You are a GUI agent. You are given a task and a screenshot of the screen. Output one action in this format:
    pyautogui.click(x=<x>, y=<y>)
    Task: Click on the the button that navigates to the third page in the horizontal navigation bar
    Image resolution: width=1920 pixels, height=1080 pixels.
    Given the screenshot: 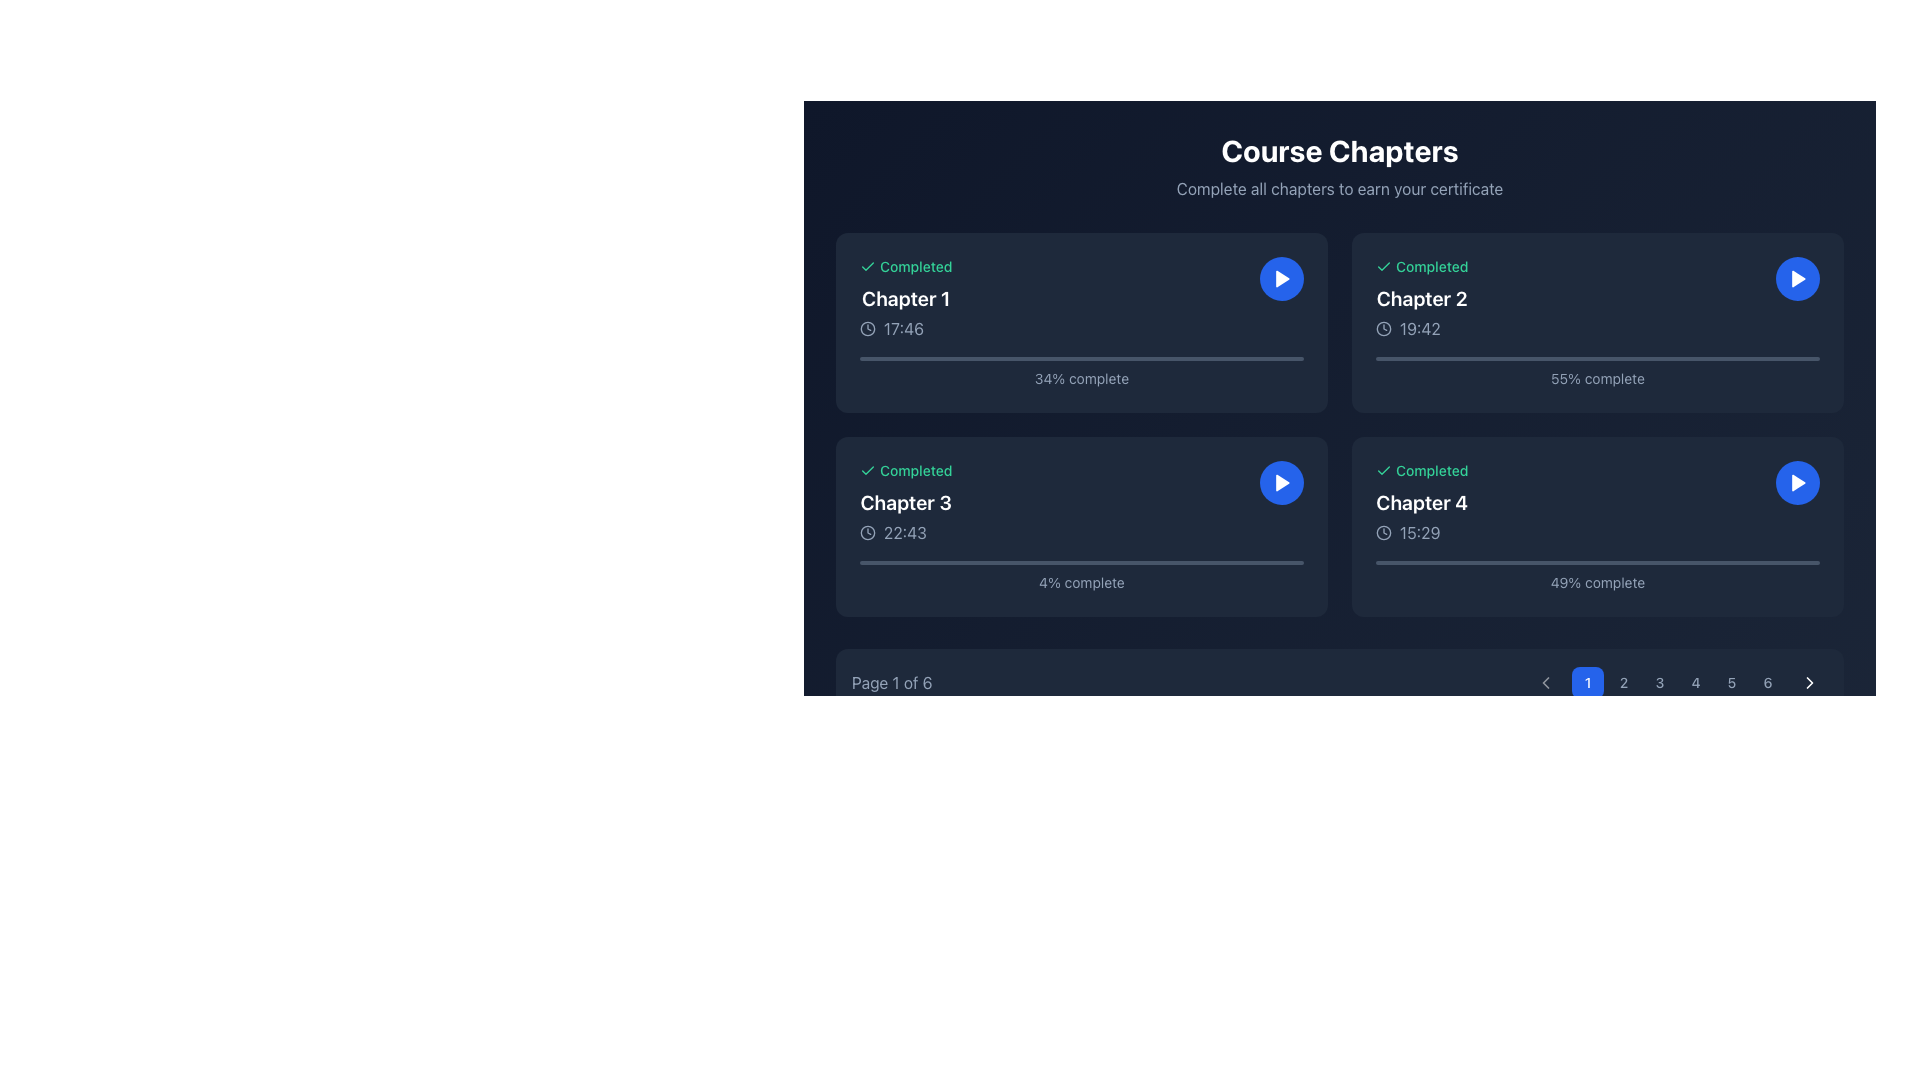 What is the action you would take?
    pyautogui.click(x=1660, y=681)
    